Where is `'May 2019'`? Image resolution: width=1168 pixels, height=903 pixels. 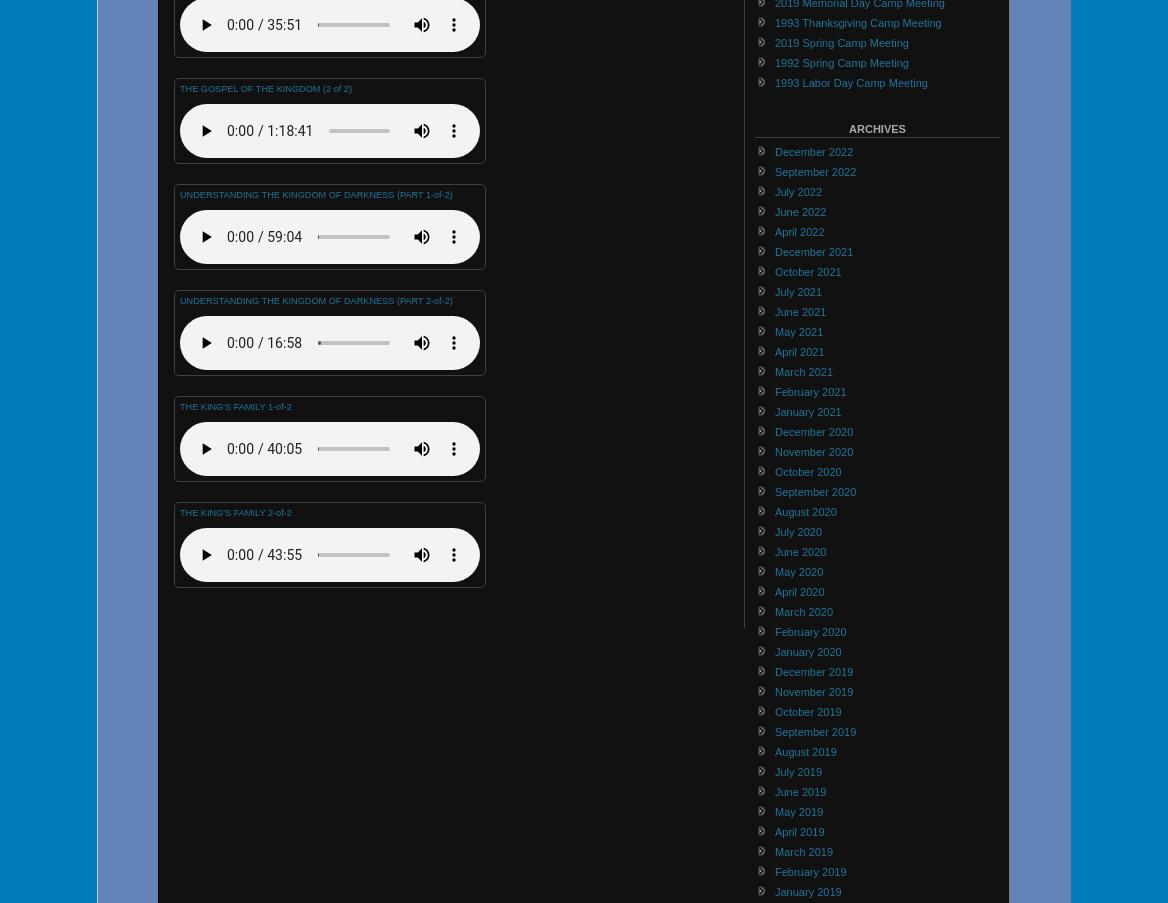
'May 2019' is located at coordinates (799, 809).